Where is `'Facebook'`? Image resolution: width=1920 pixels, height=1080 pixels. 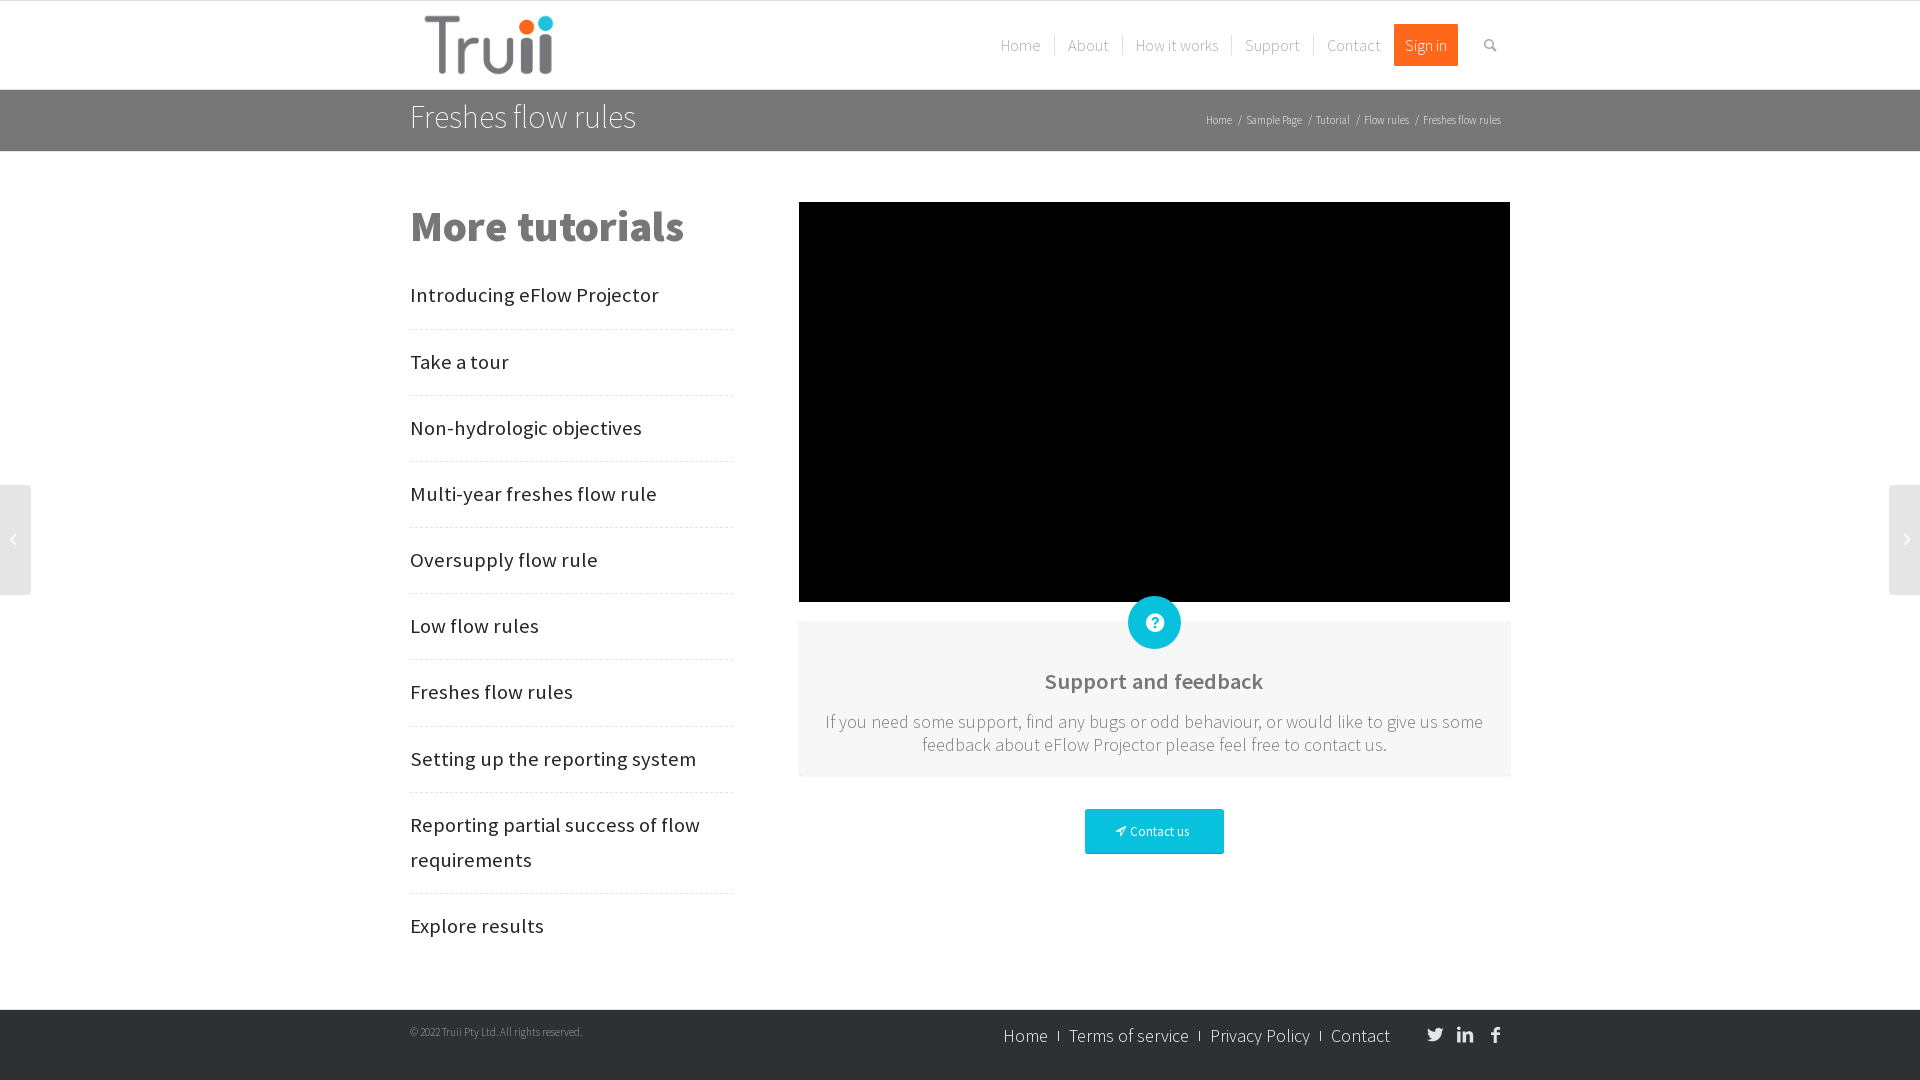
'Facebook' is located at coordinates (1494, 1034).